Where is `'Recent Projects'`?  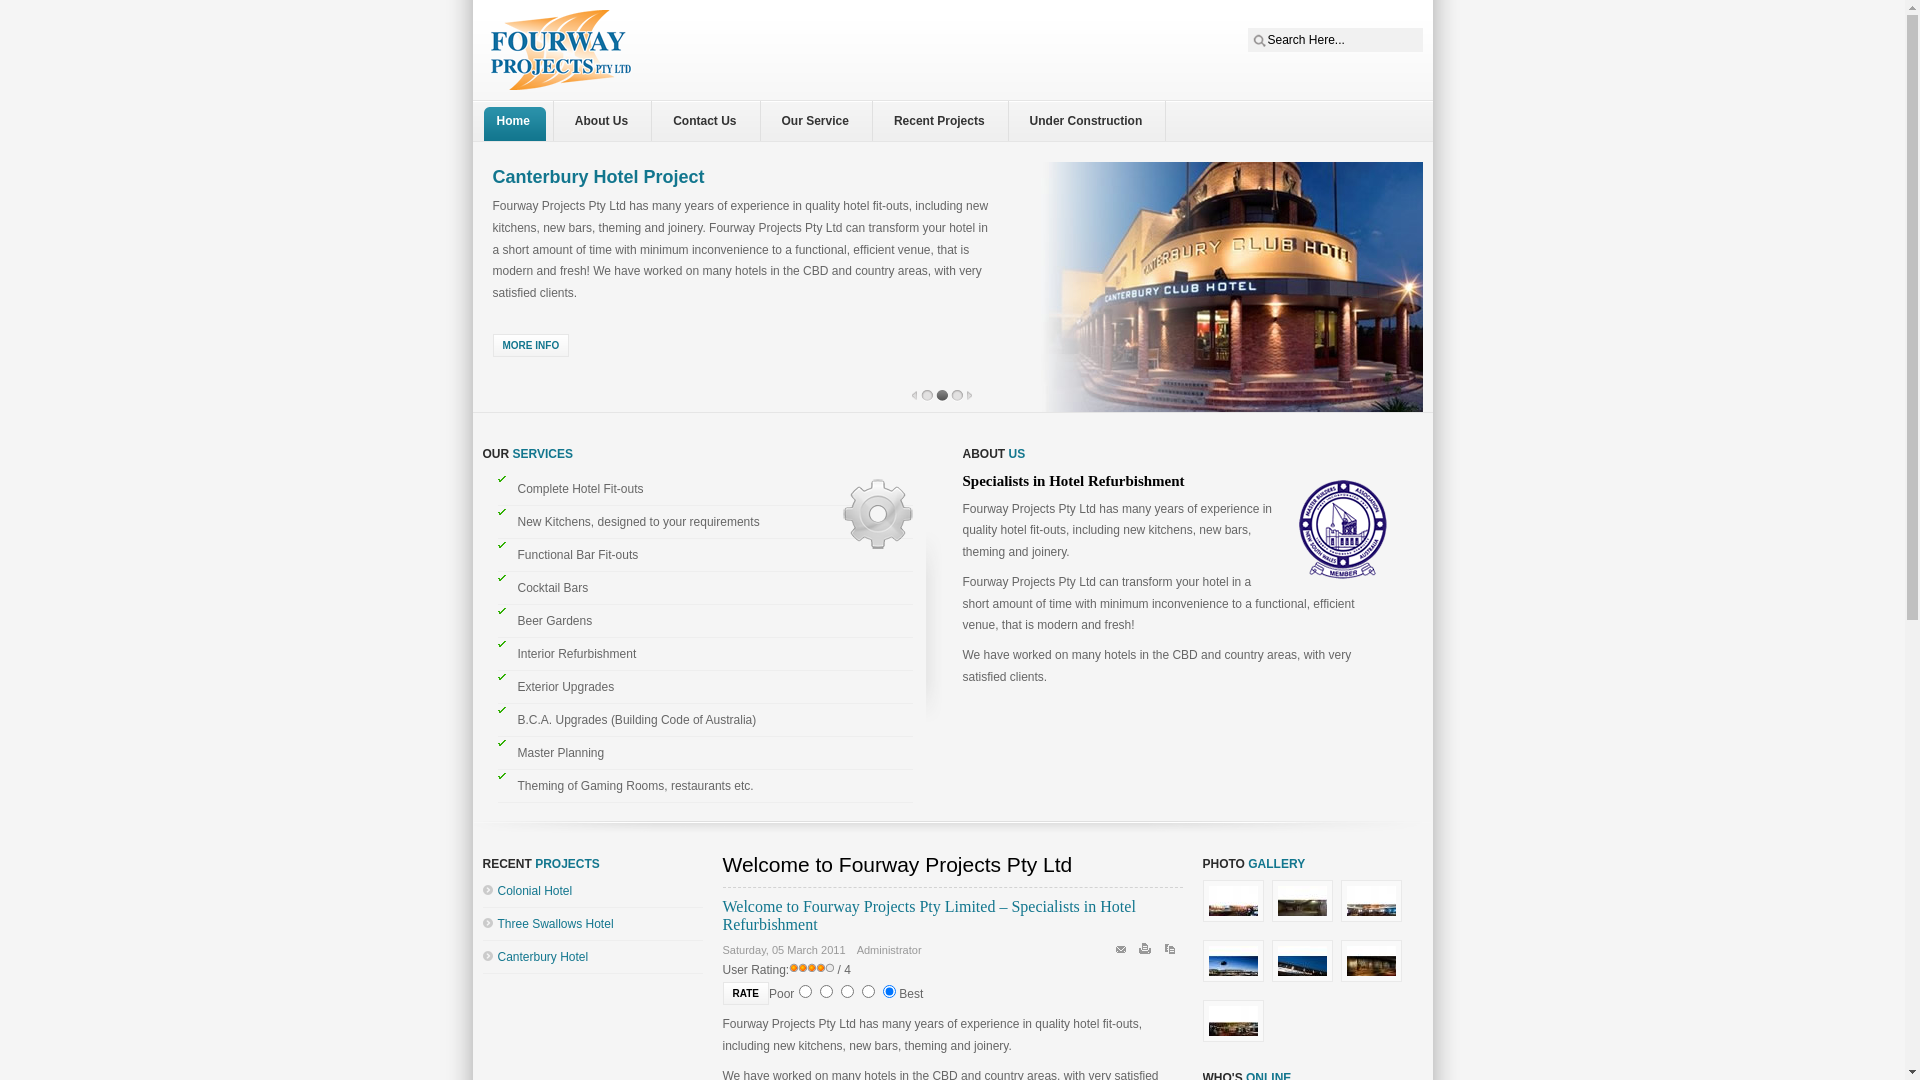 'Recent Projects' is located at coordinates (887, 120).